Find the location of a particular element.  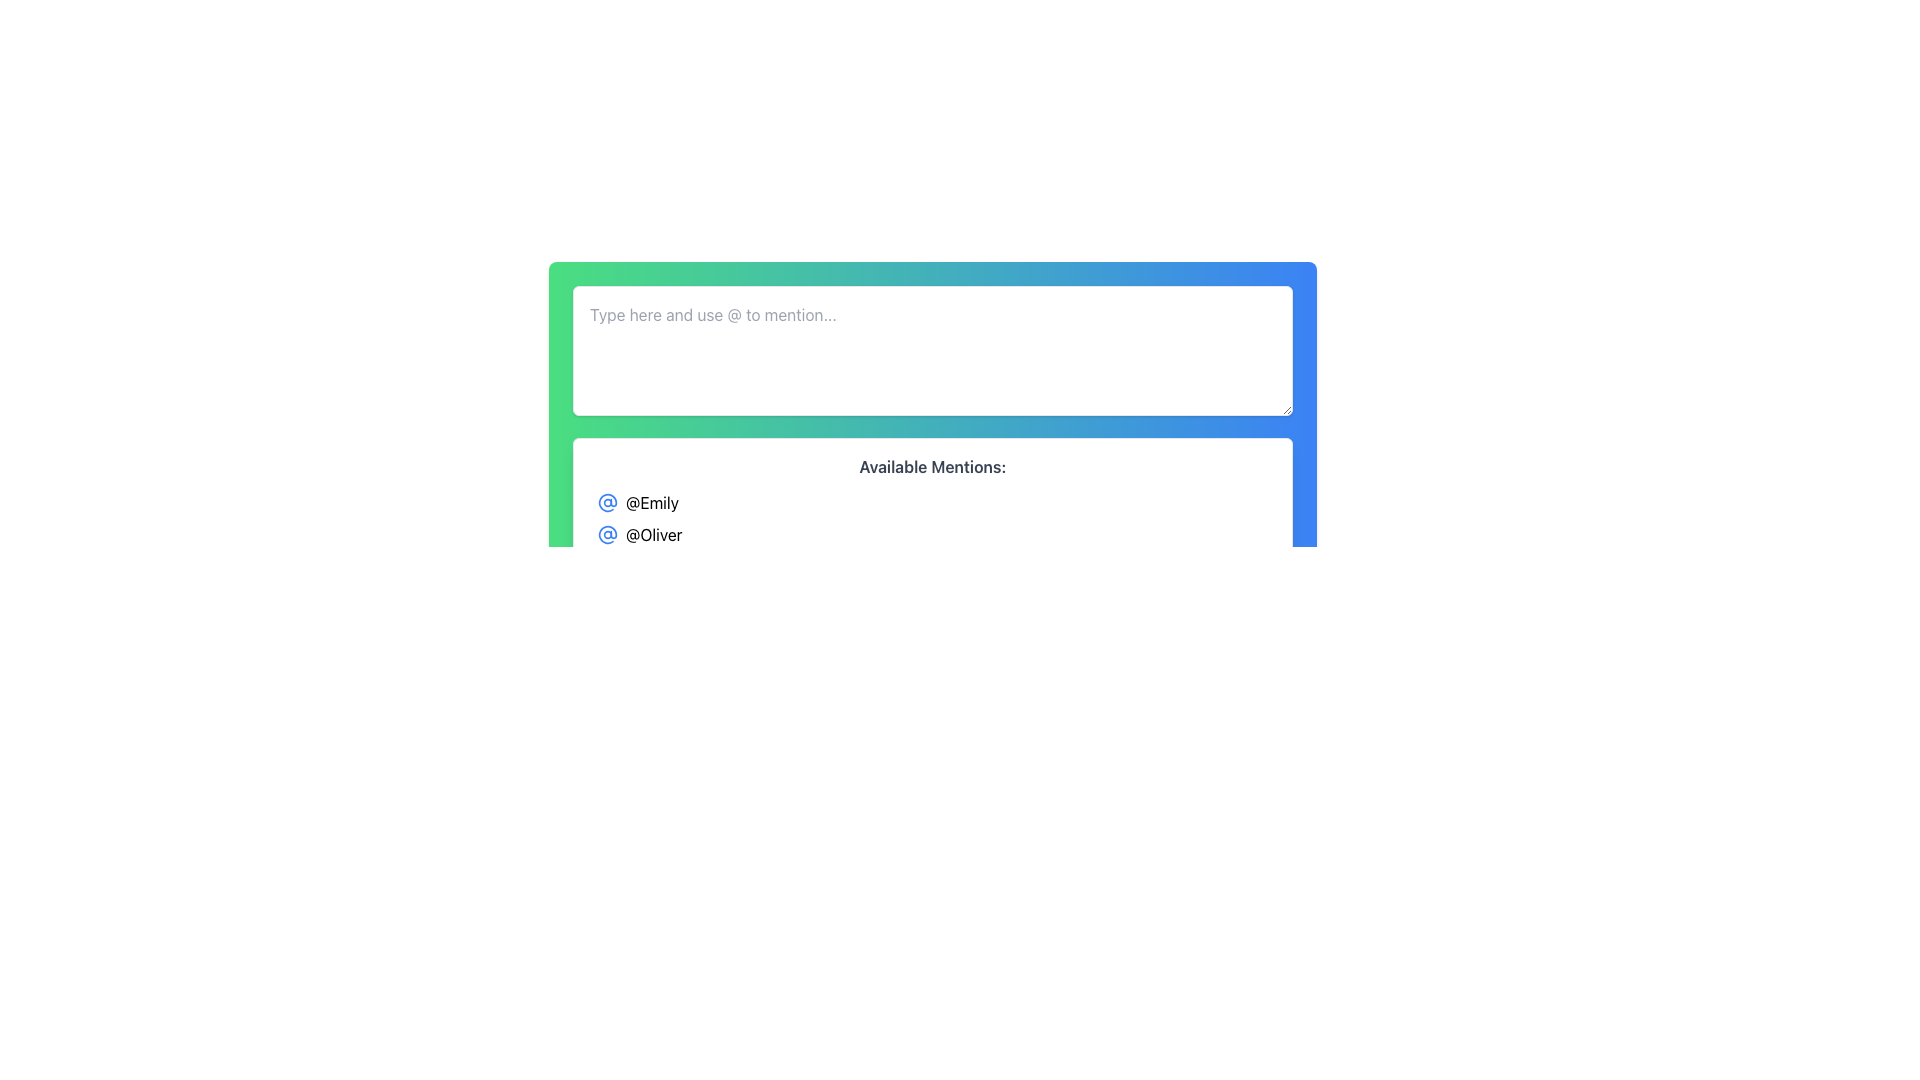

the selectable mention option for 'Oliver' located below '@Emily' in the 'Available Mentions' list is located at coordinates (654, 534).